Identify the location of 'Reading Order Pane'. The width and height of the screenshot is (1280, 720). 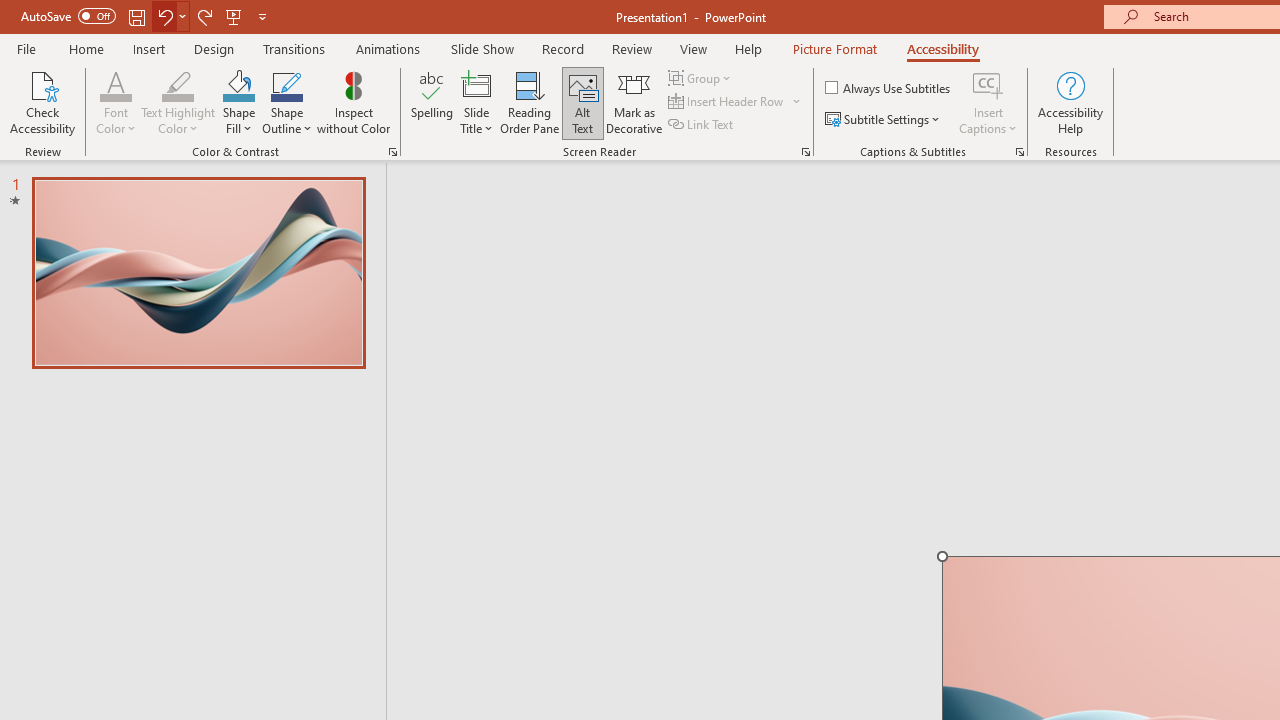
(529, 103).